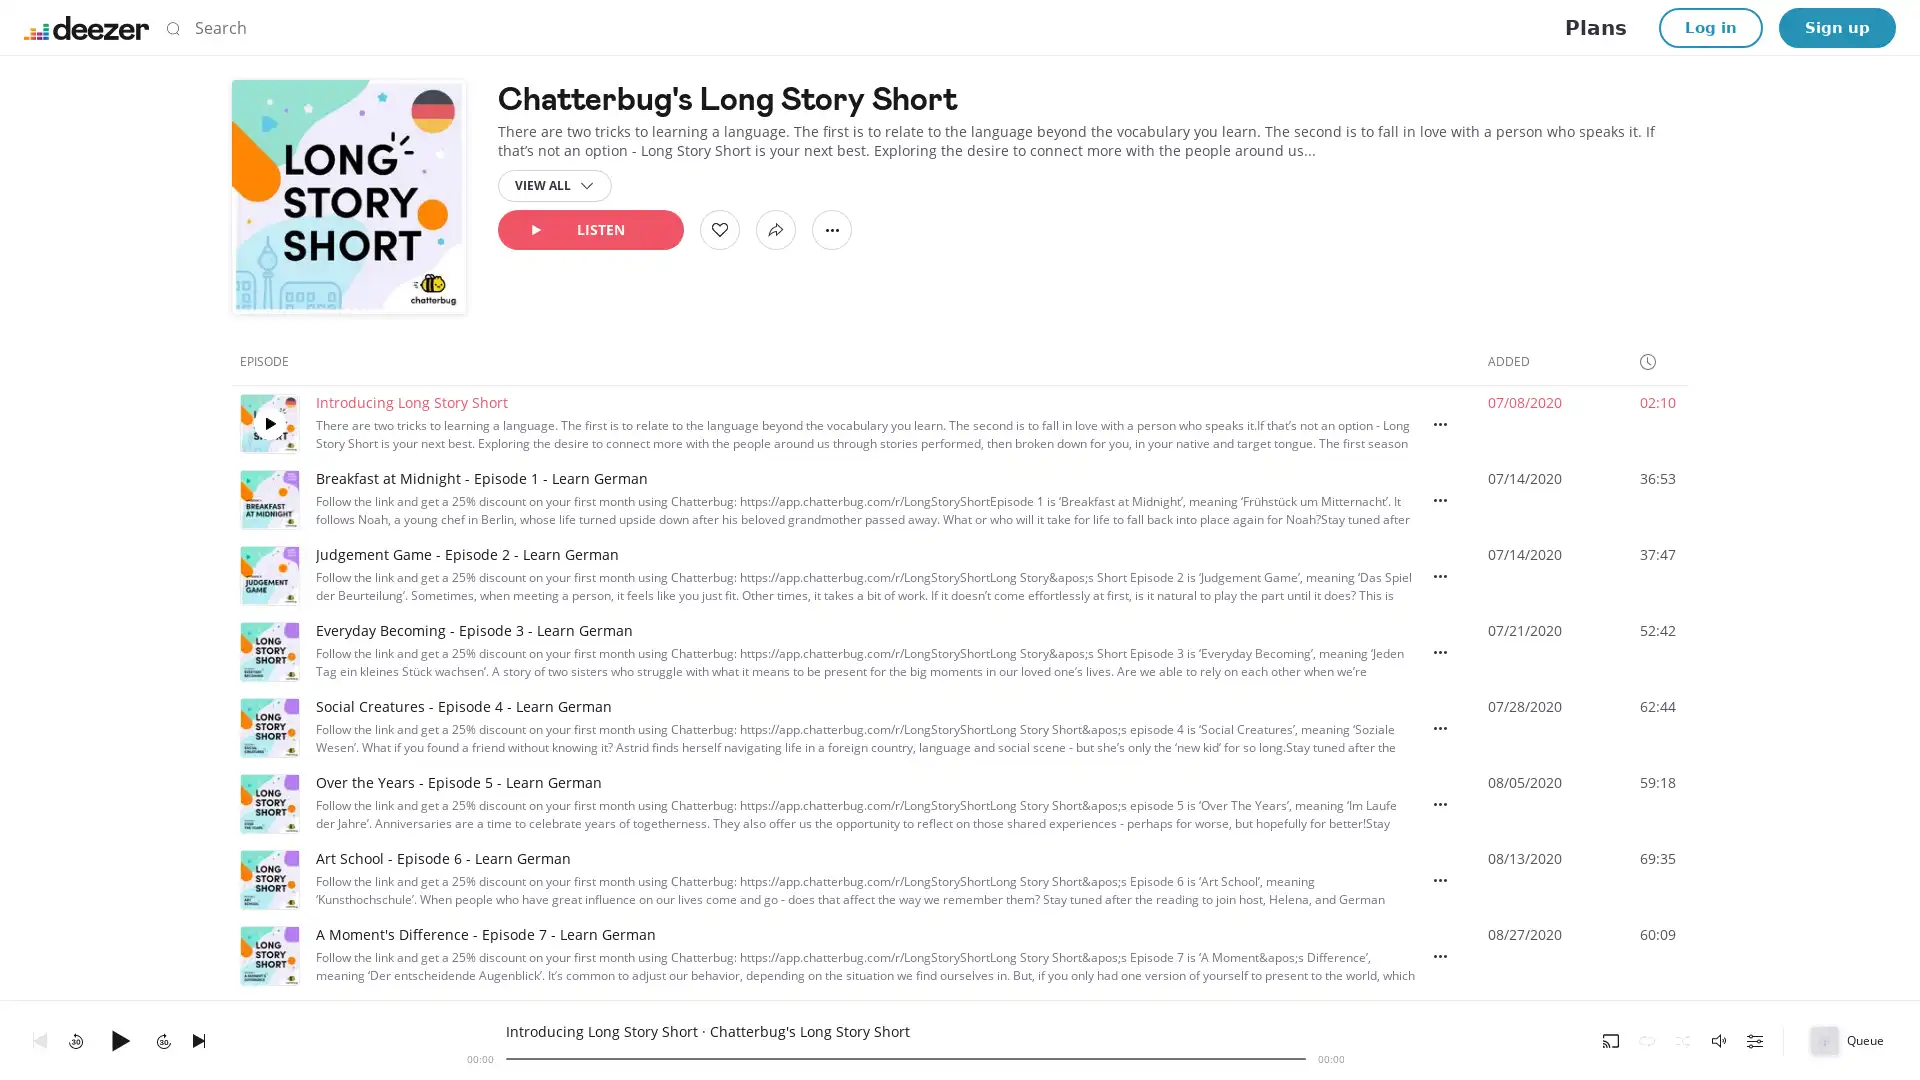  Describe the element at coordinates (268, 423) in the screenshot. I see `Play Introducing Long Story Short by Chatterbug's Long Story Short` at that location.